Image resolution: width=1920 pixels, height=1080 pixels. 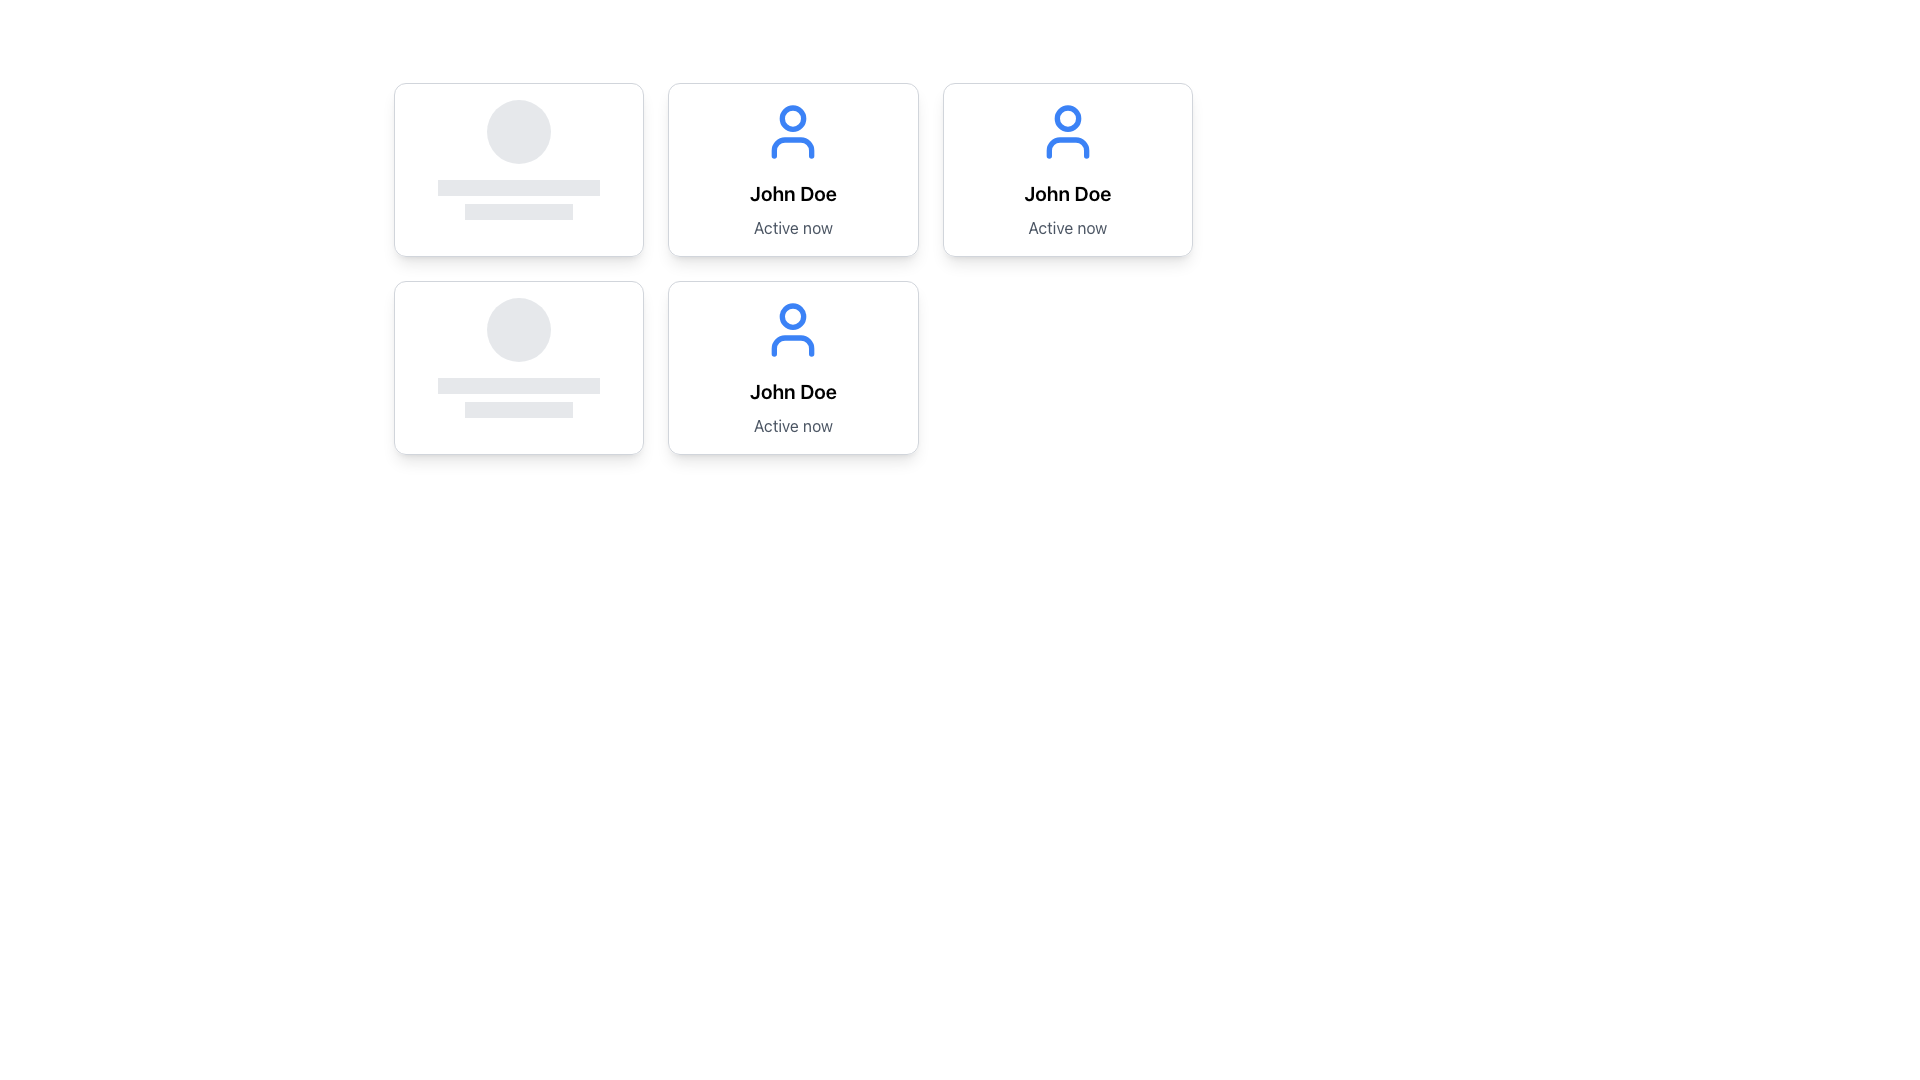 I want to click on the gray circular shape and horizontal gray bars of the Placeholder located in the upper-left card of the grid, so click(x=519, y=158).